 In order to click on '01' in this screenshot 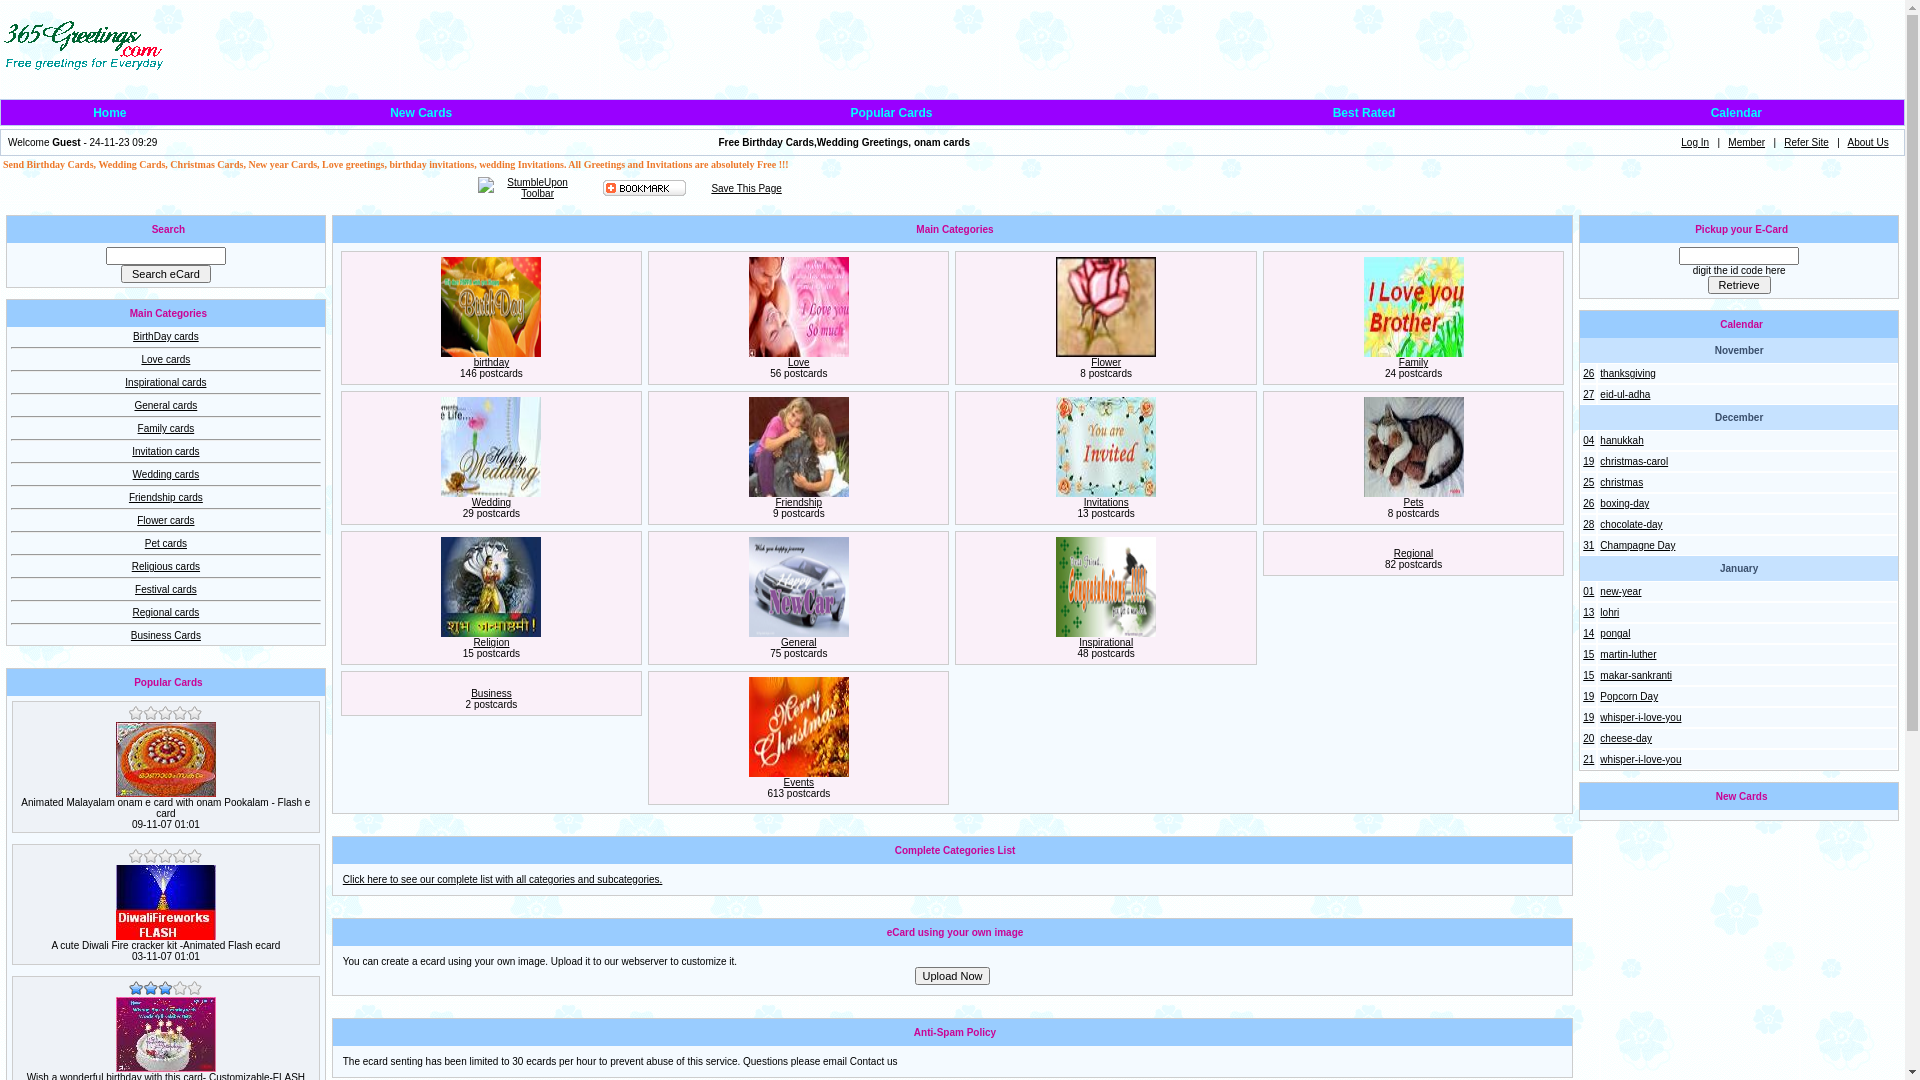, I will do `click(1587, 590)`.